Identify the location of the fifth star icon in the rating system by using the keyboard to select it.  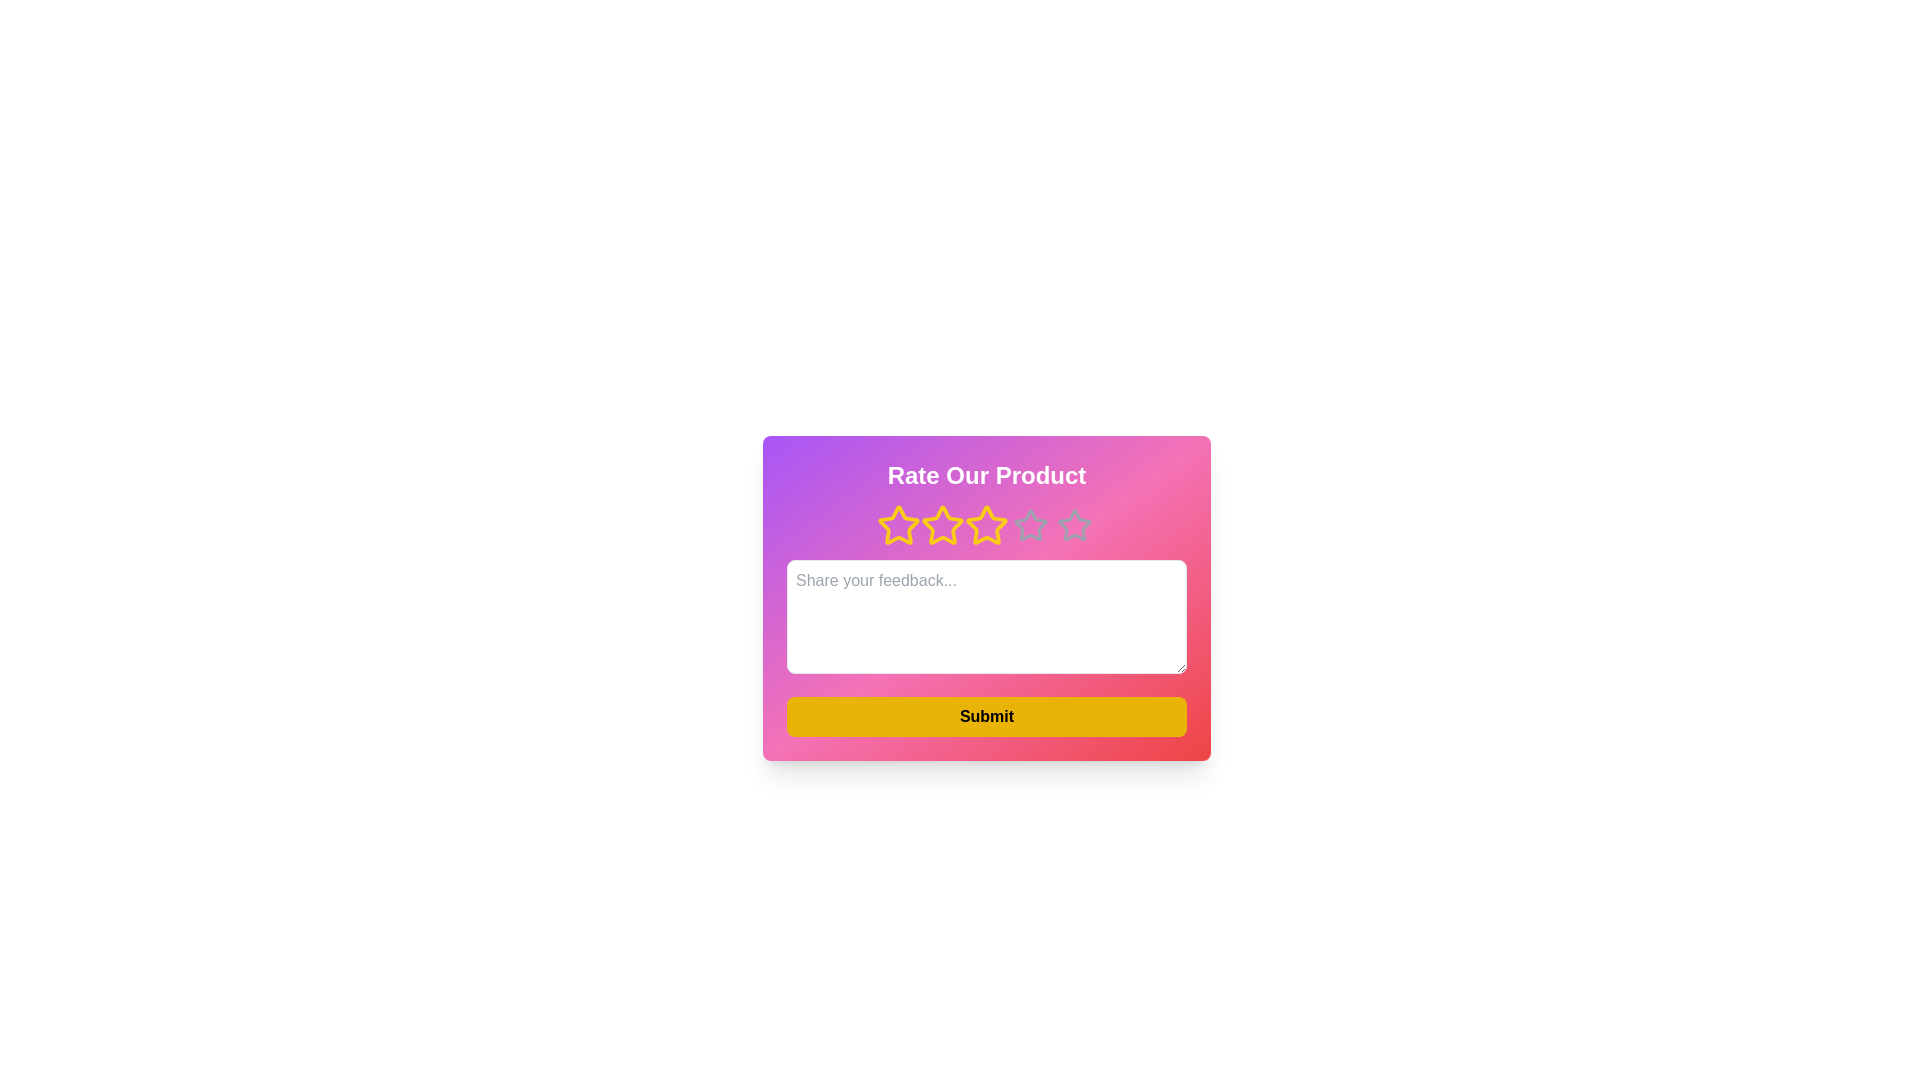
(1074, 524).